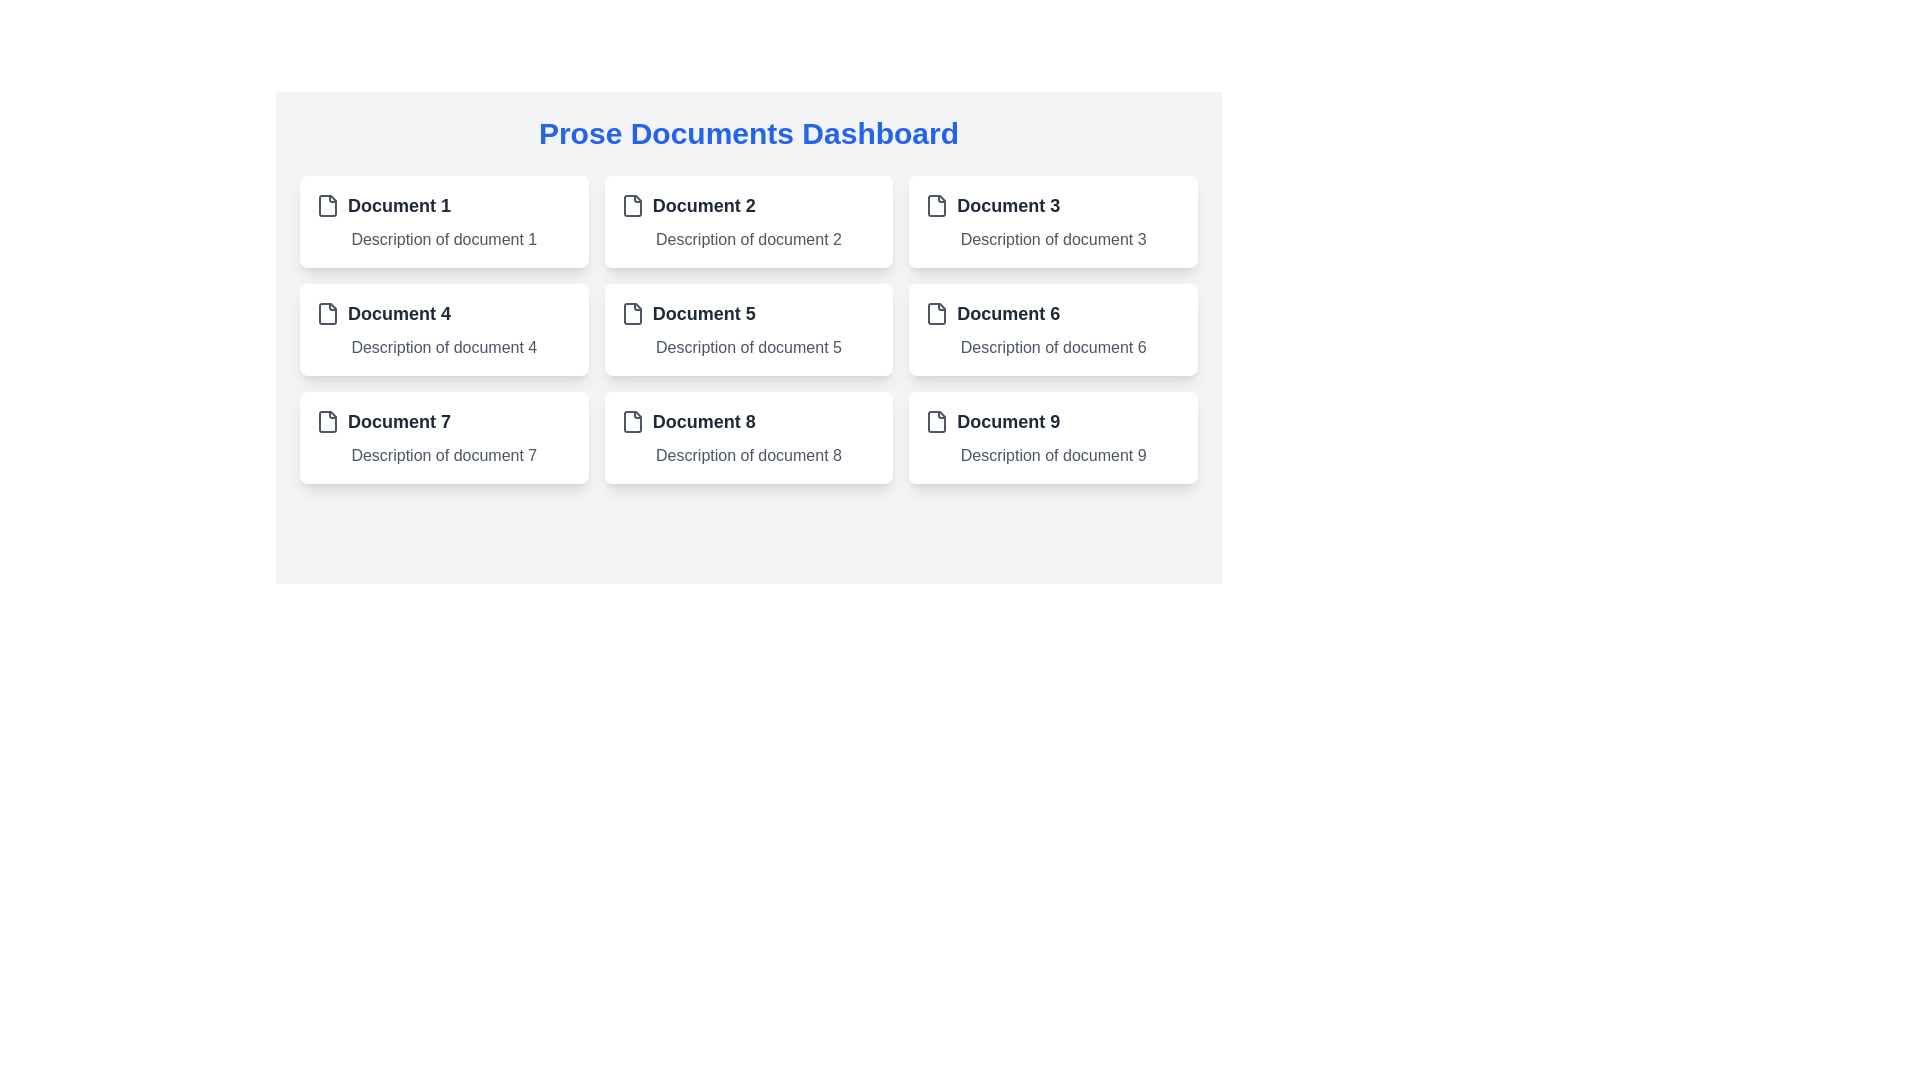  I want to click on title of the fourth document in the dashboard, which is represented by a text label positioned in the second row, first column of the grid layout, so click(399, 313).